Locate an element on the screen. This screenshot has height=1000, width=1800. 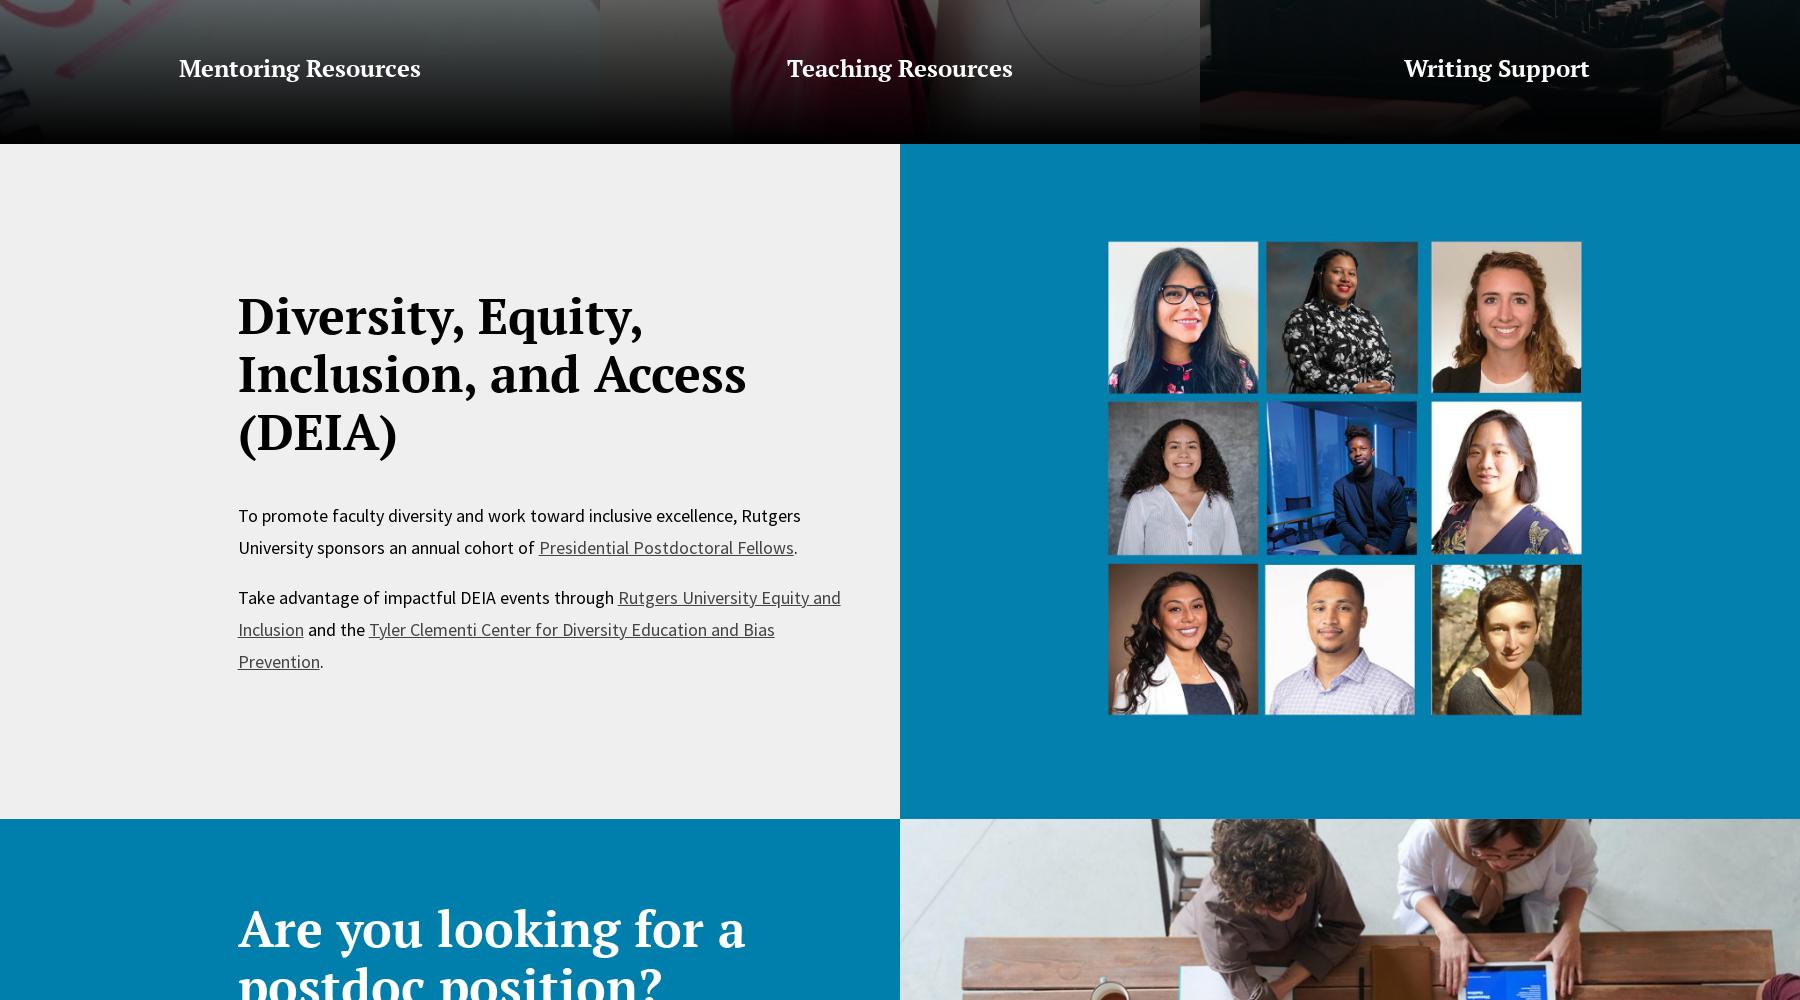
'Writing Support' is located at coordinates (1499, 67).